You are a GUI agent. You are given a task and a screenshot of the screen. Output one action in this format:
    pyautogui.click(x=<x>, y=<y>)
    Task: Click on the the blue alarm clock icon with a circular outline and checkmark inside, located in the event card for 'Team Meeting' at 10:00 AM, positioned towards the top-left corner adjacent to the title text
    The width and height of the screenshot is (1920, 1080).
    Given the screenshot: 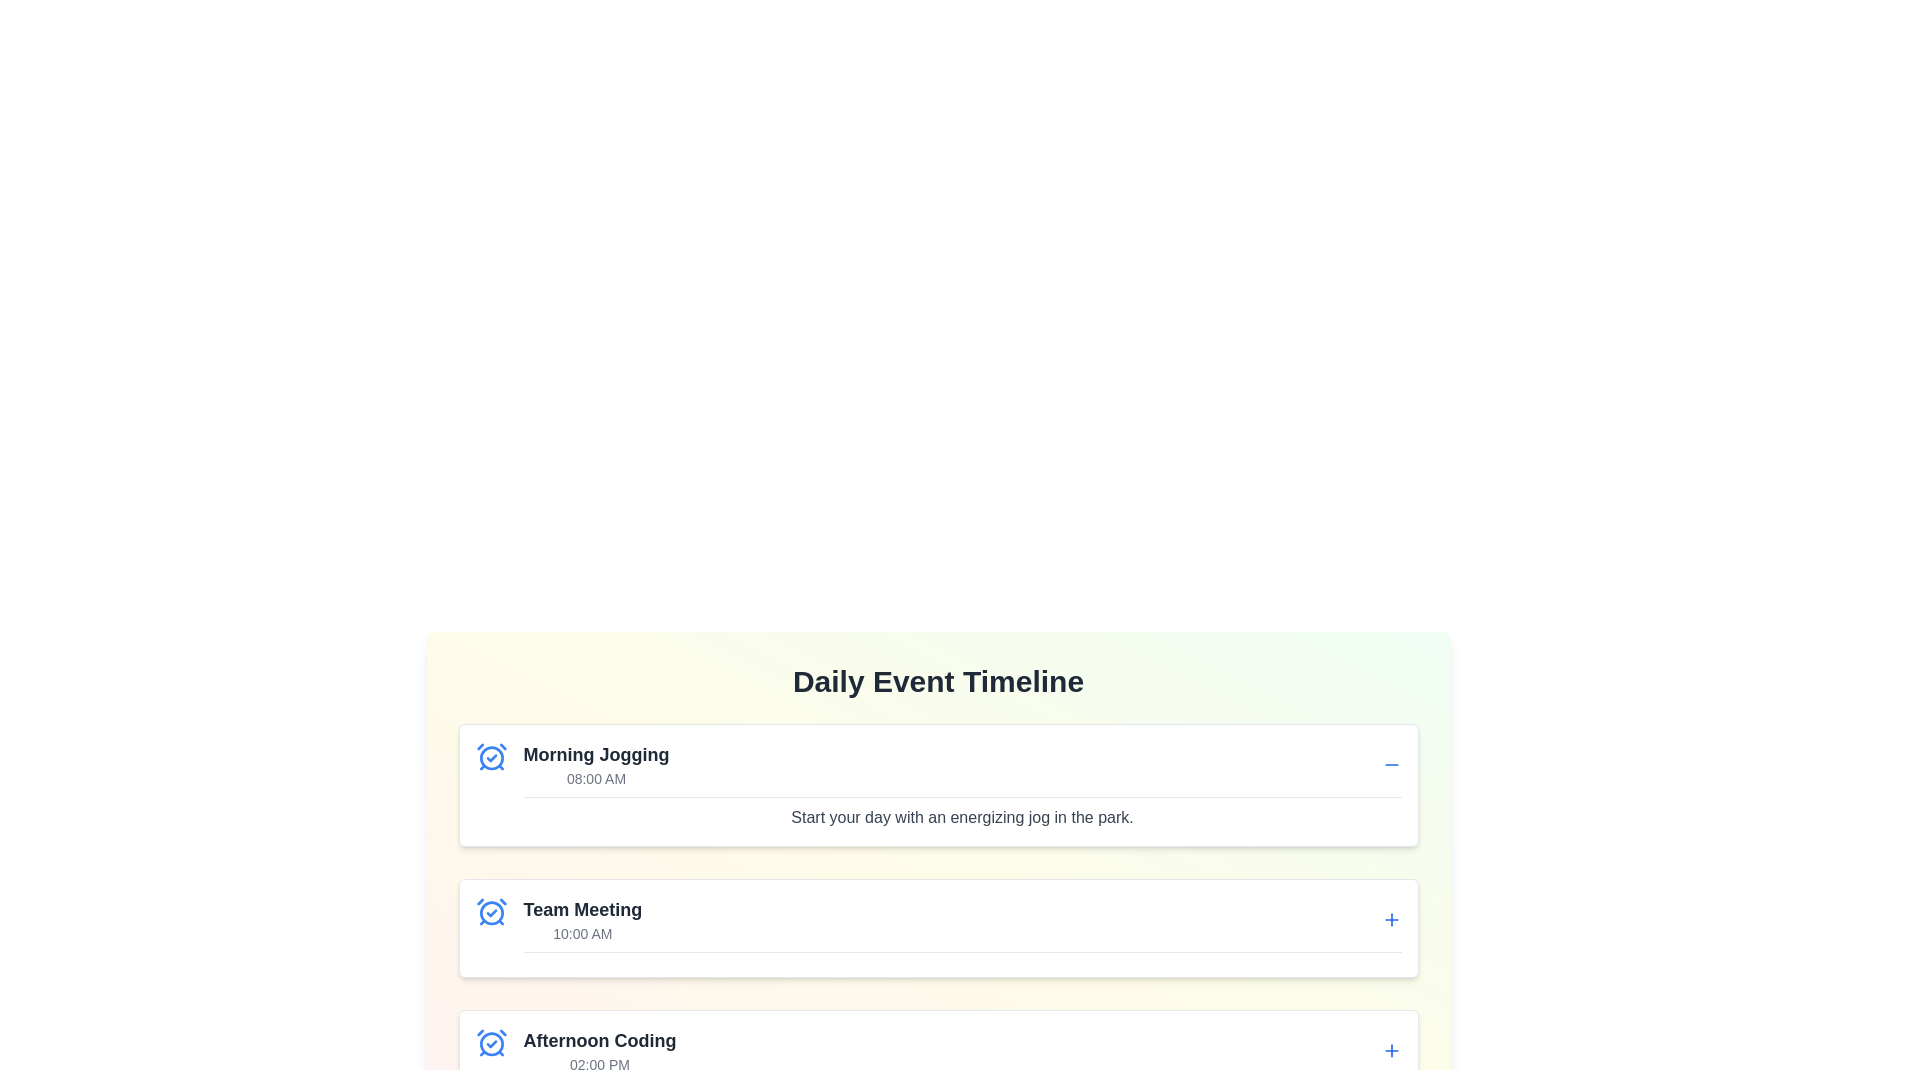 What is the action you would take?
    pyautogui.click(x=491, y=911)
    